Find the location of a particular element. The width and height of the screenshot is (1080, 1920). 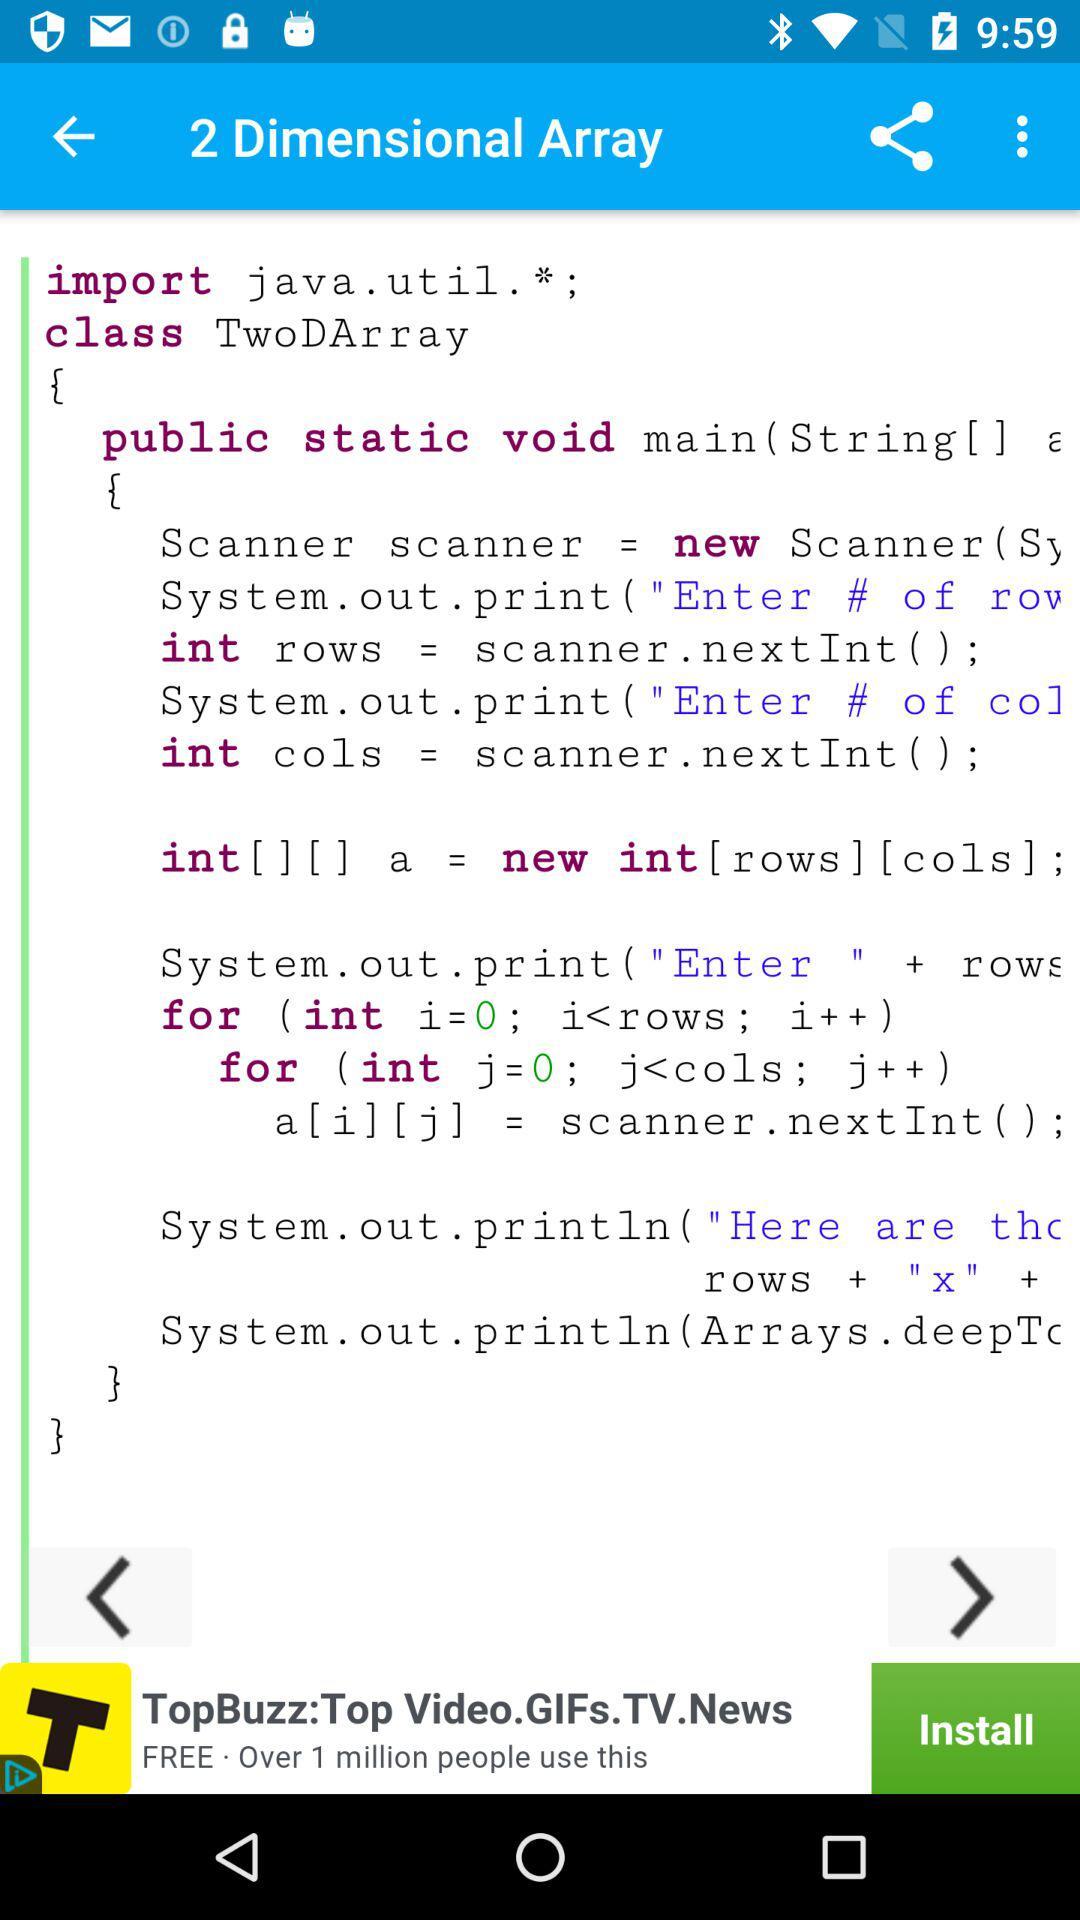

the arrow_forward icon is located at coordinates (971, 1596).